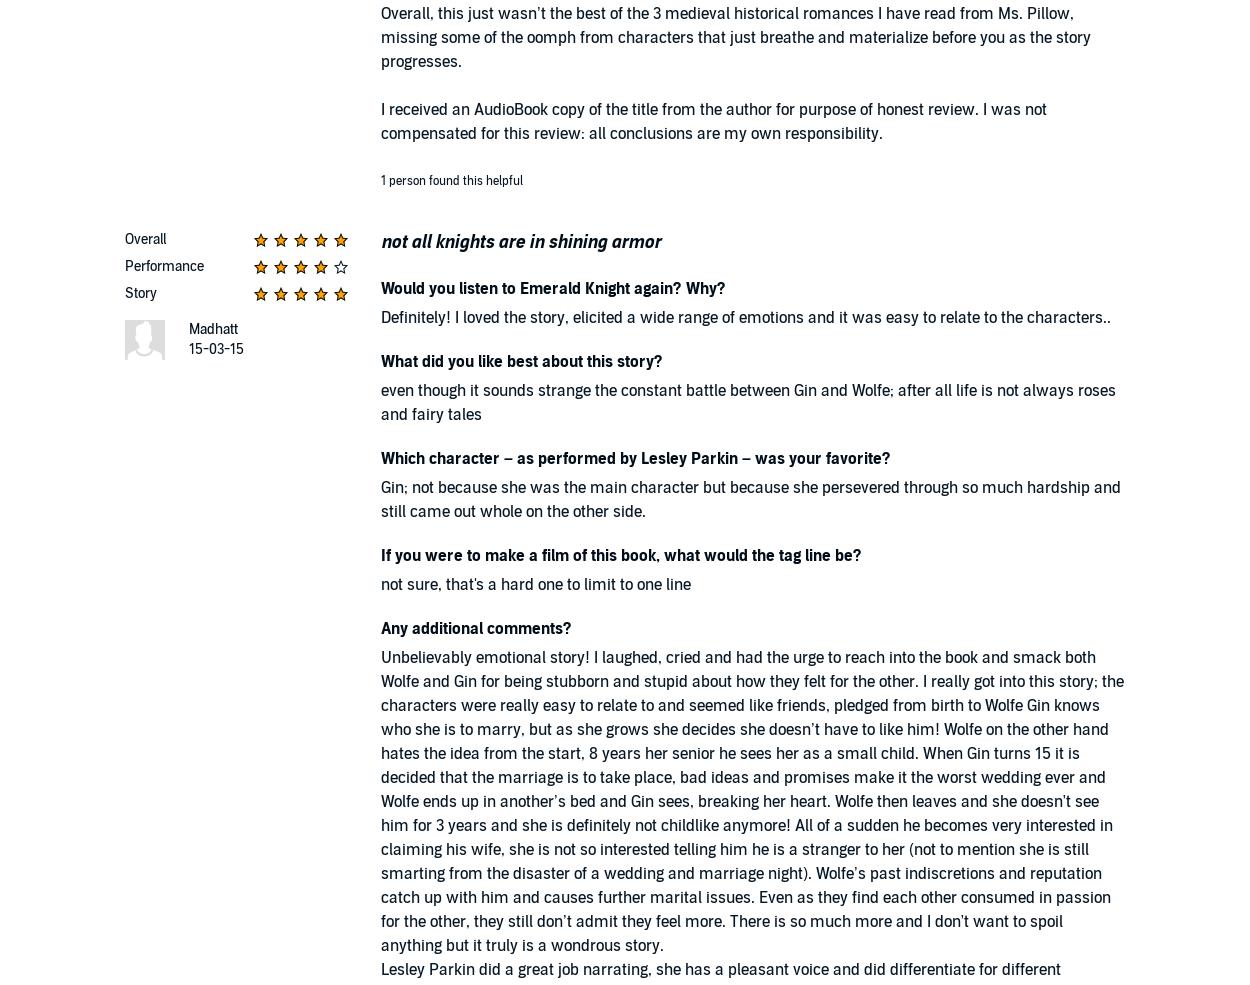  I want to click on 'Story', so click(141, 292).